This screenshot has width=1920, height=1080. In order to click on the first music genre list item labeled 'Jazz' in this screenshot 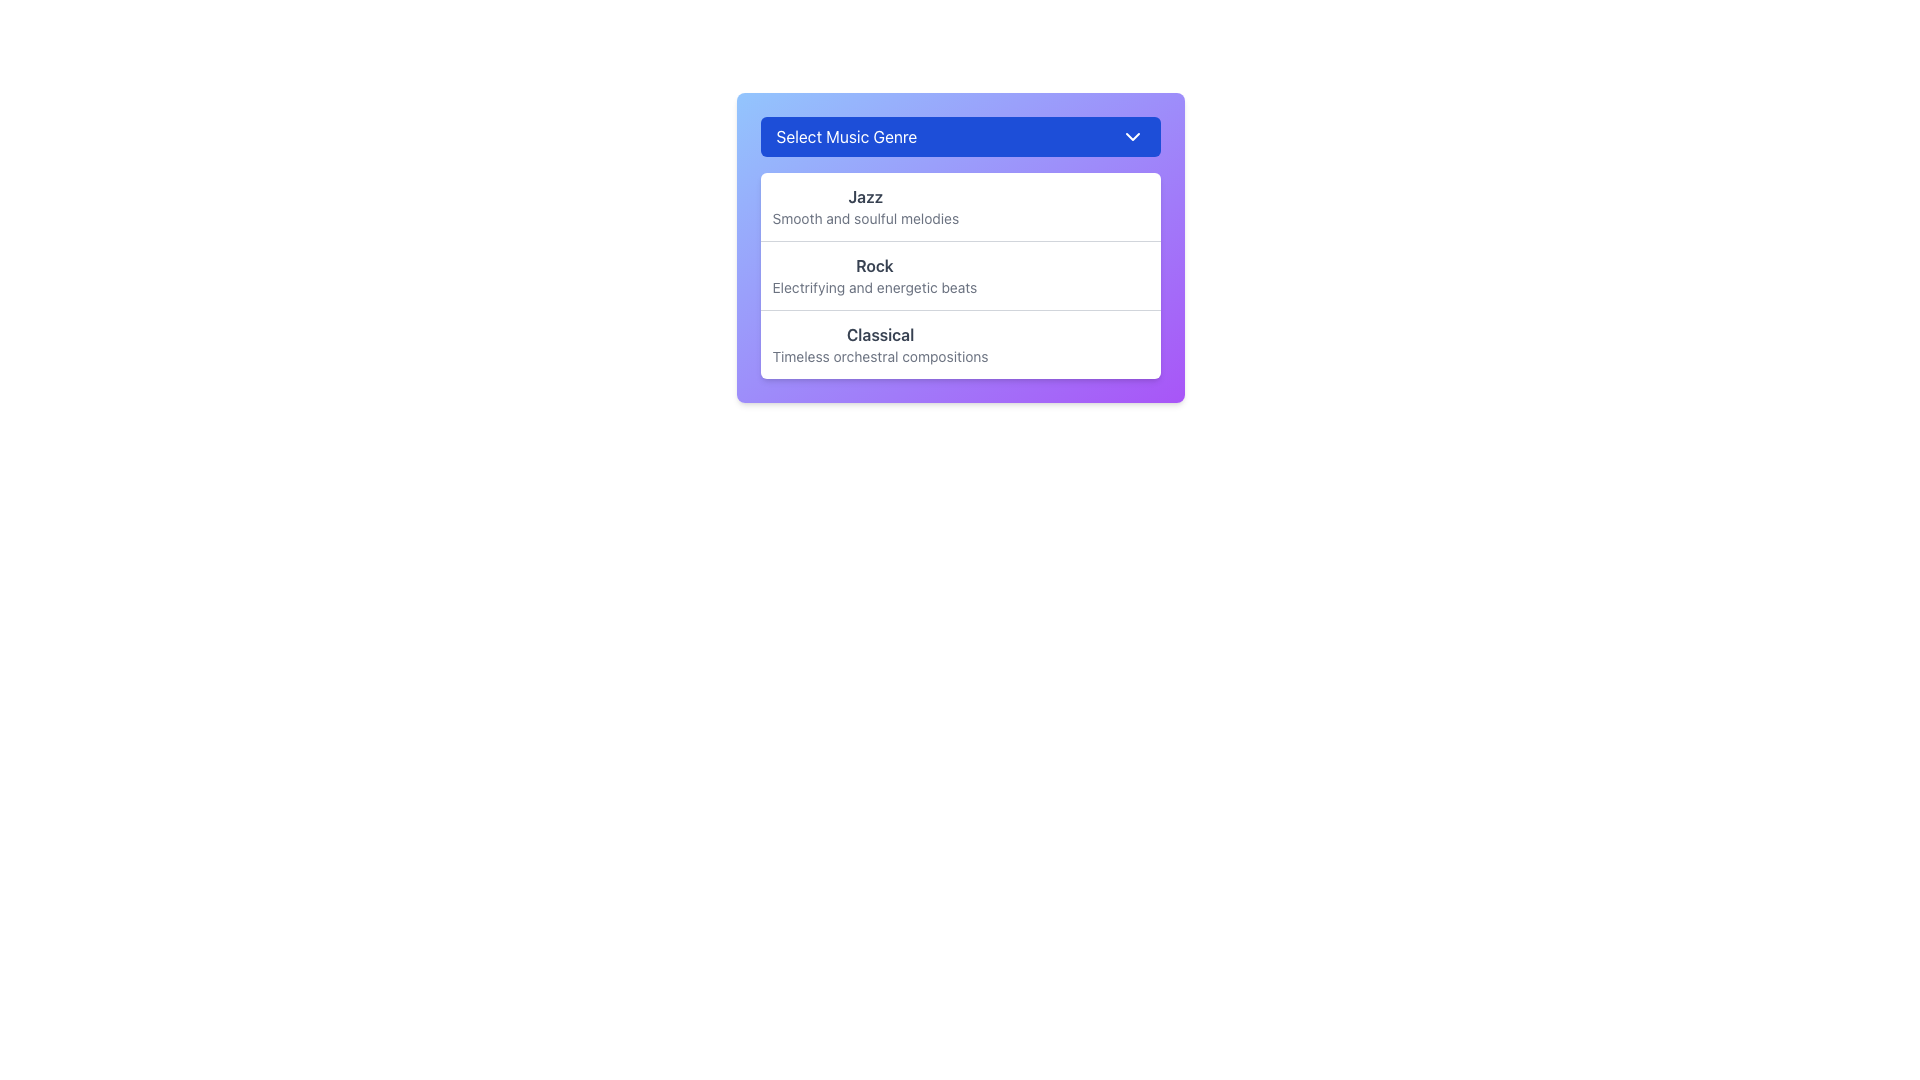, I will do `click(960, 207)`.